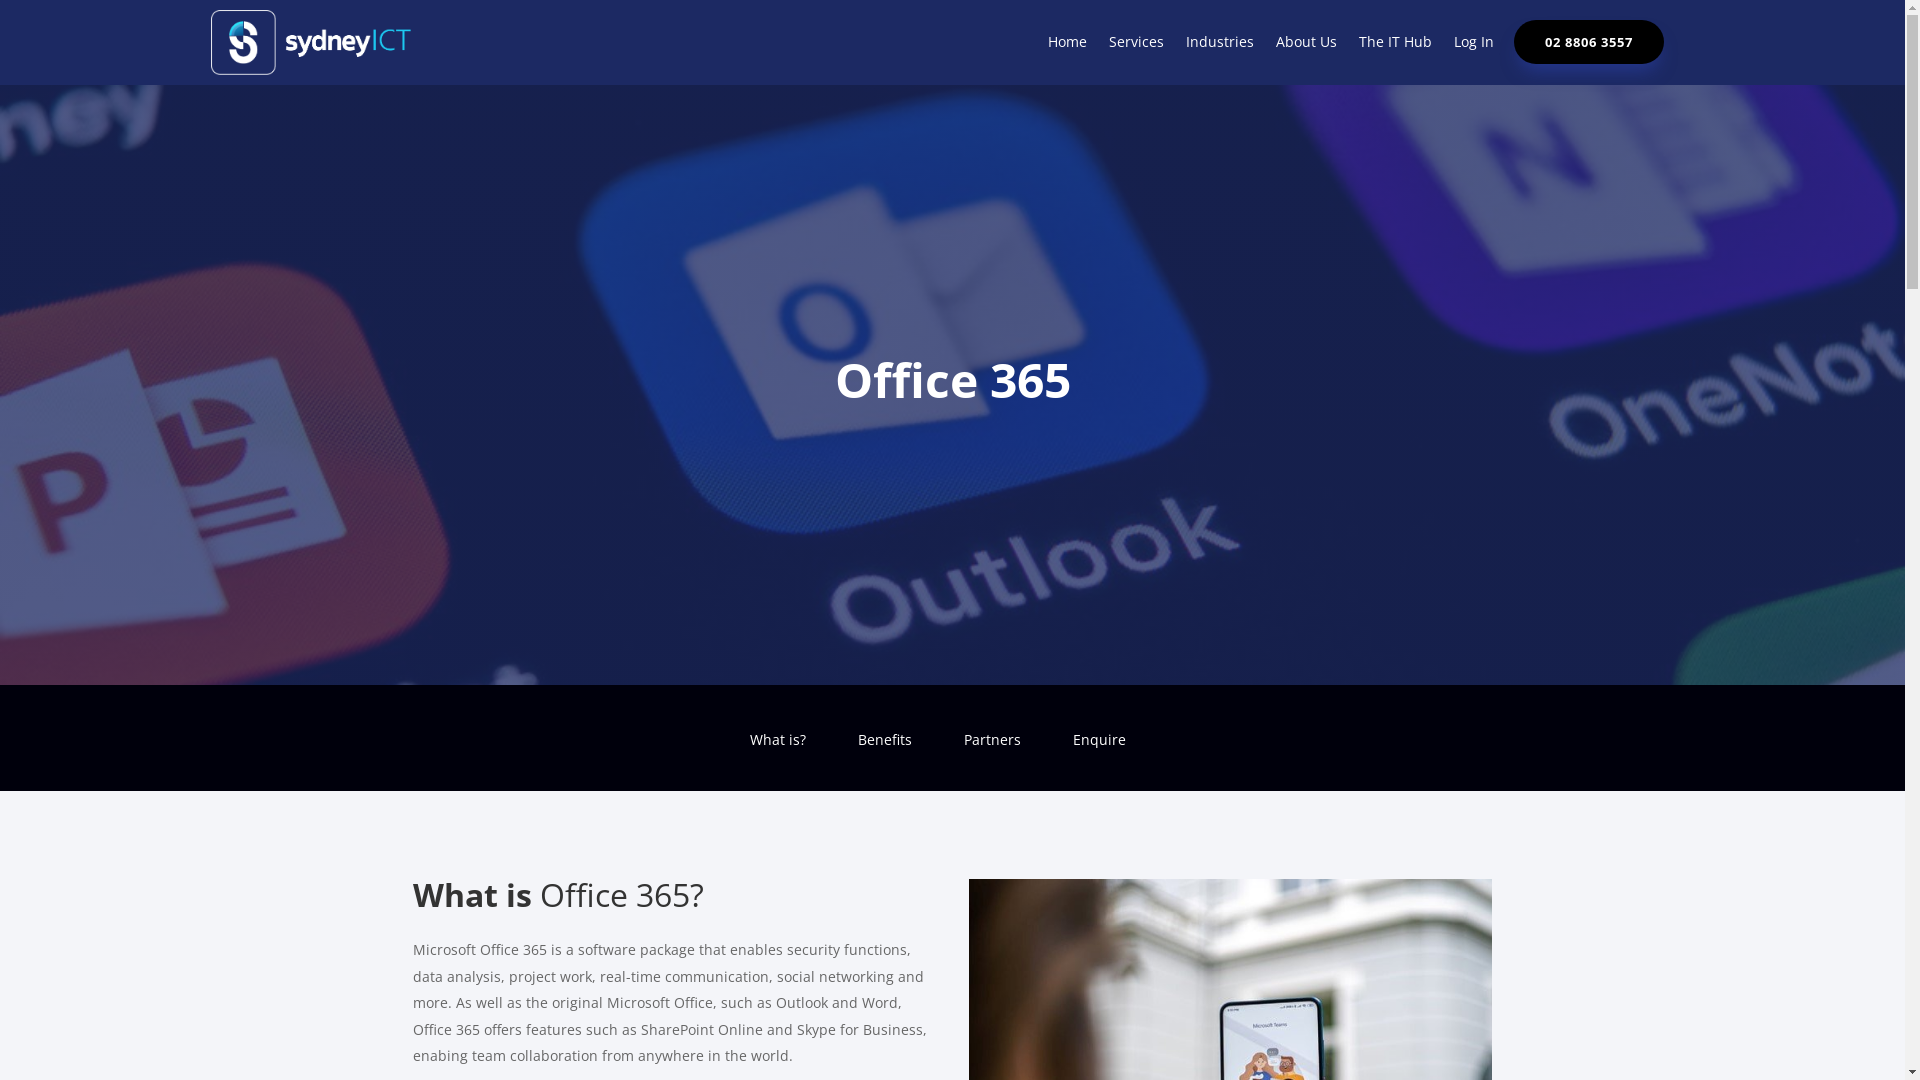 This screenshot has width=1920, height=1080. Describe the element at coordinates (992, 754) in the screenshot. I see `'Partners'` at that location.